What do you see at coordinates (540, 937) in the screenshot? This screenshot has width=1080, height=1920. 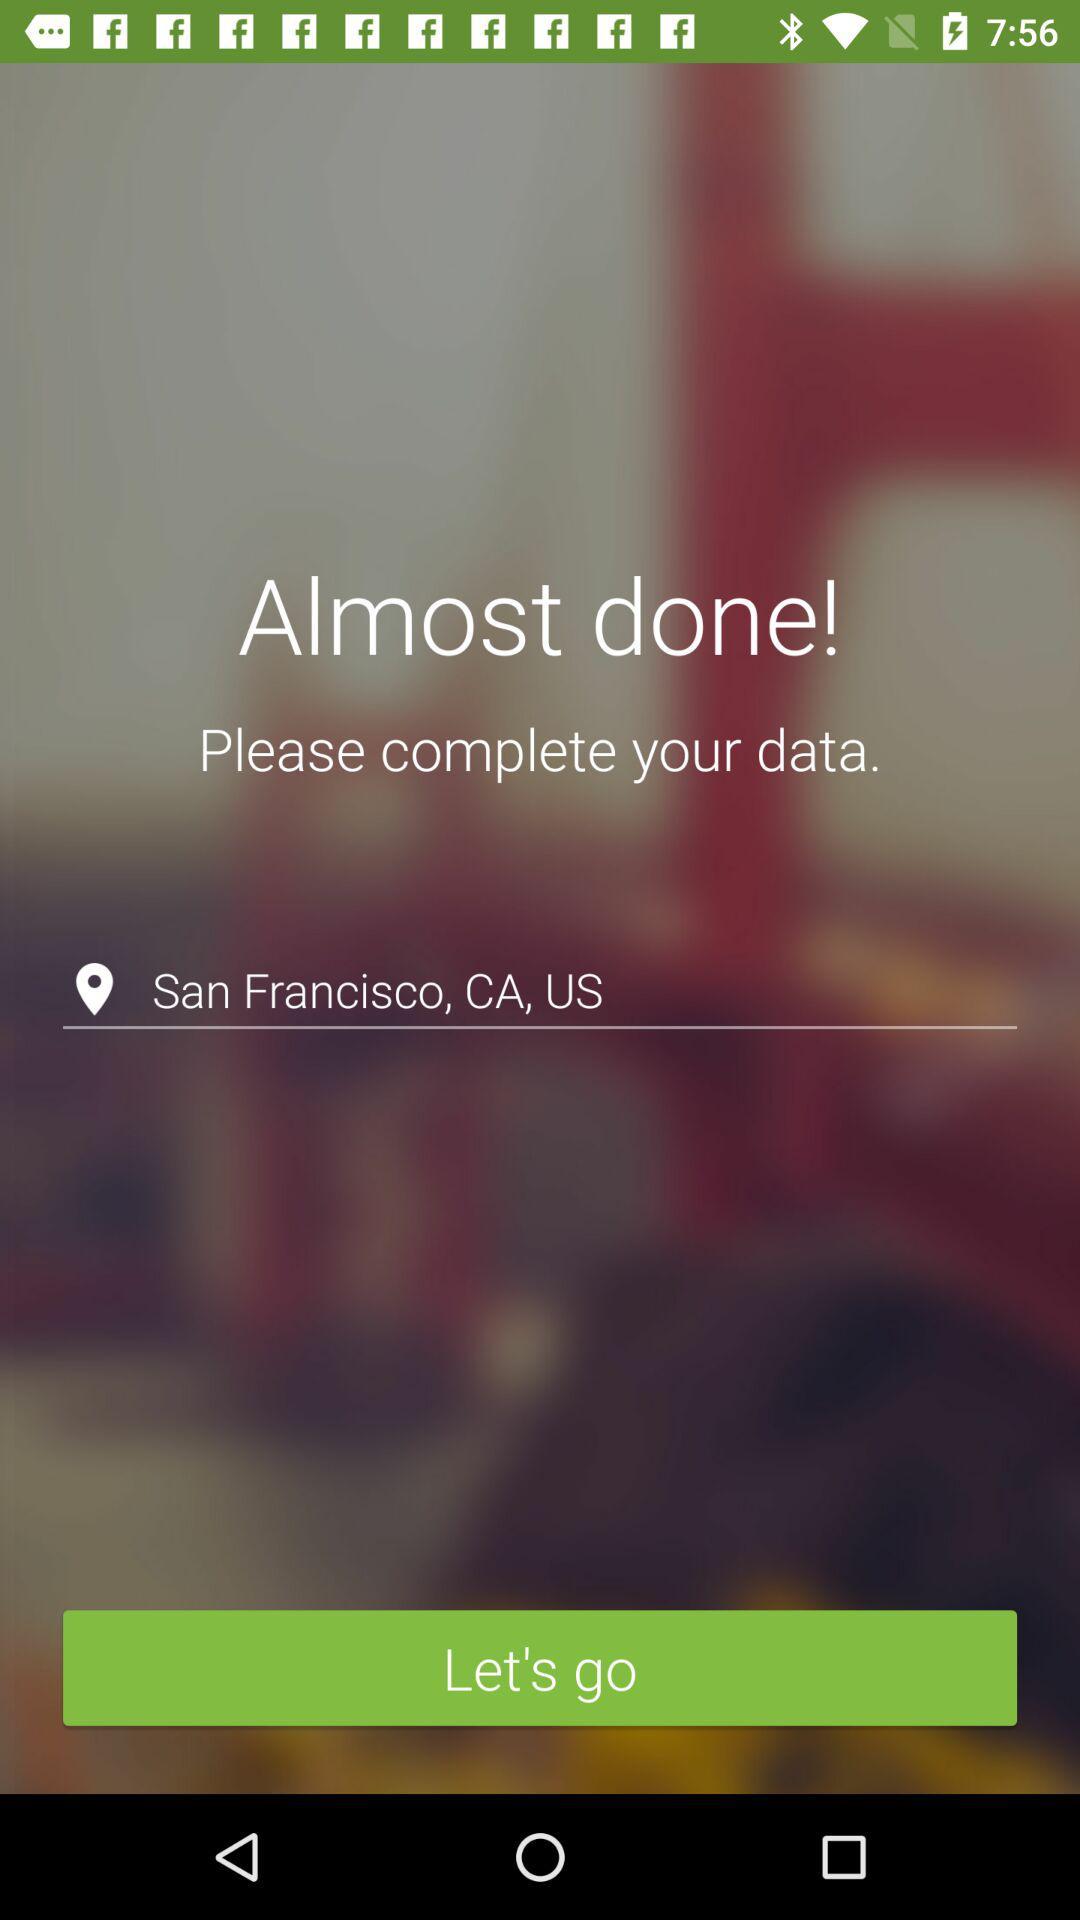 I see `address page` at bounding box center [540, 937].